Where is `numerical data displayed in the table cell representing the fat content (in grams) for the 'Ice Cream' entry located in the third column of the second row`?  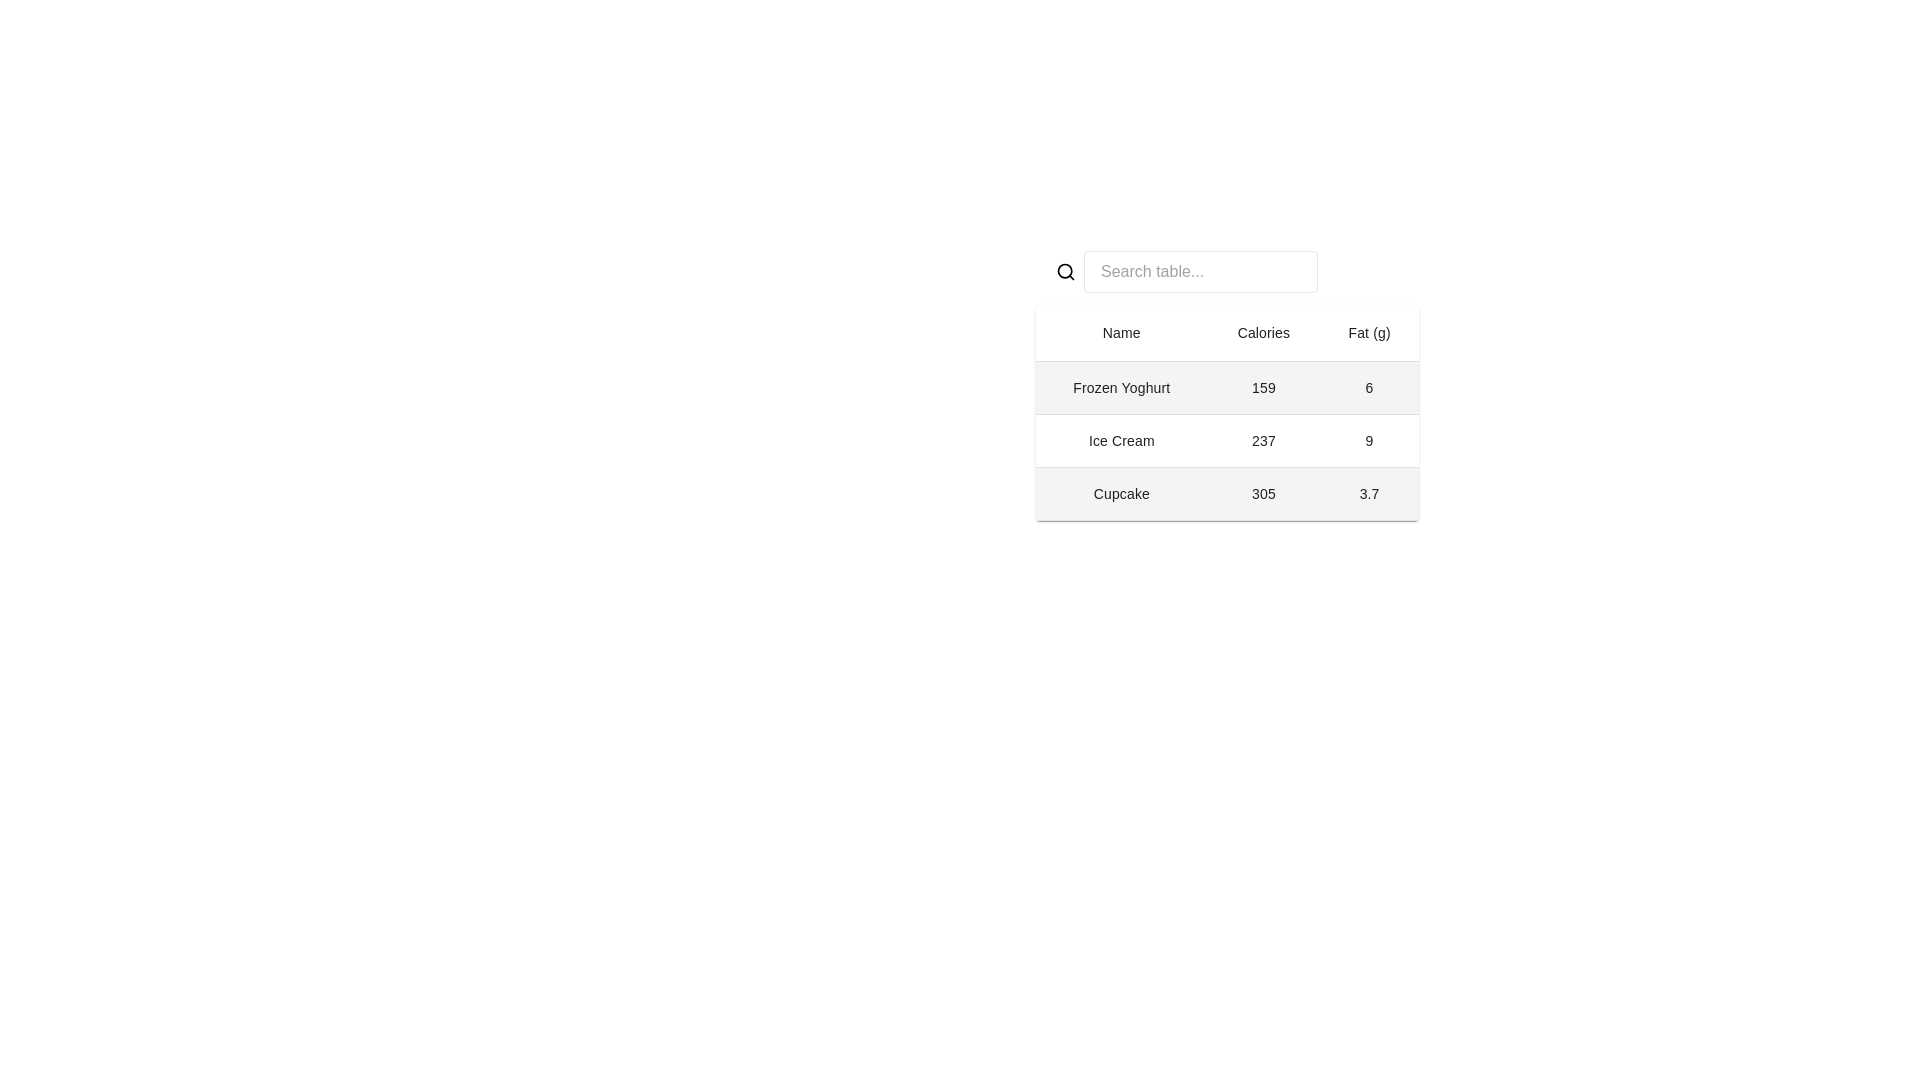
numerical data displayed in the table cell representing the fat content (in grams) for the 'Ice Cream' entry located in the third column of the second row is located at coordinates (1368, 440).